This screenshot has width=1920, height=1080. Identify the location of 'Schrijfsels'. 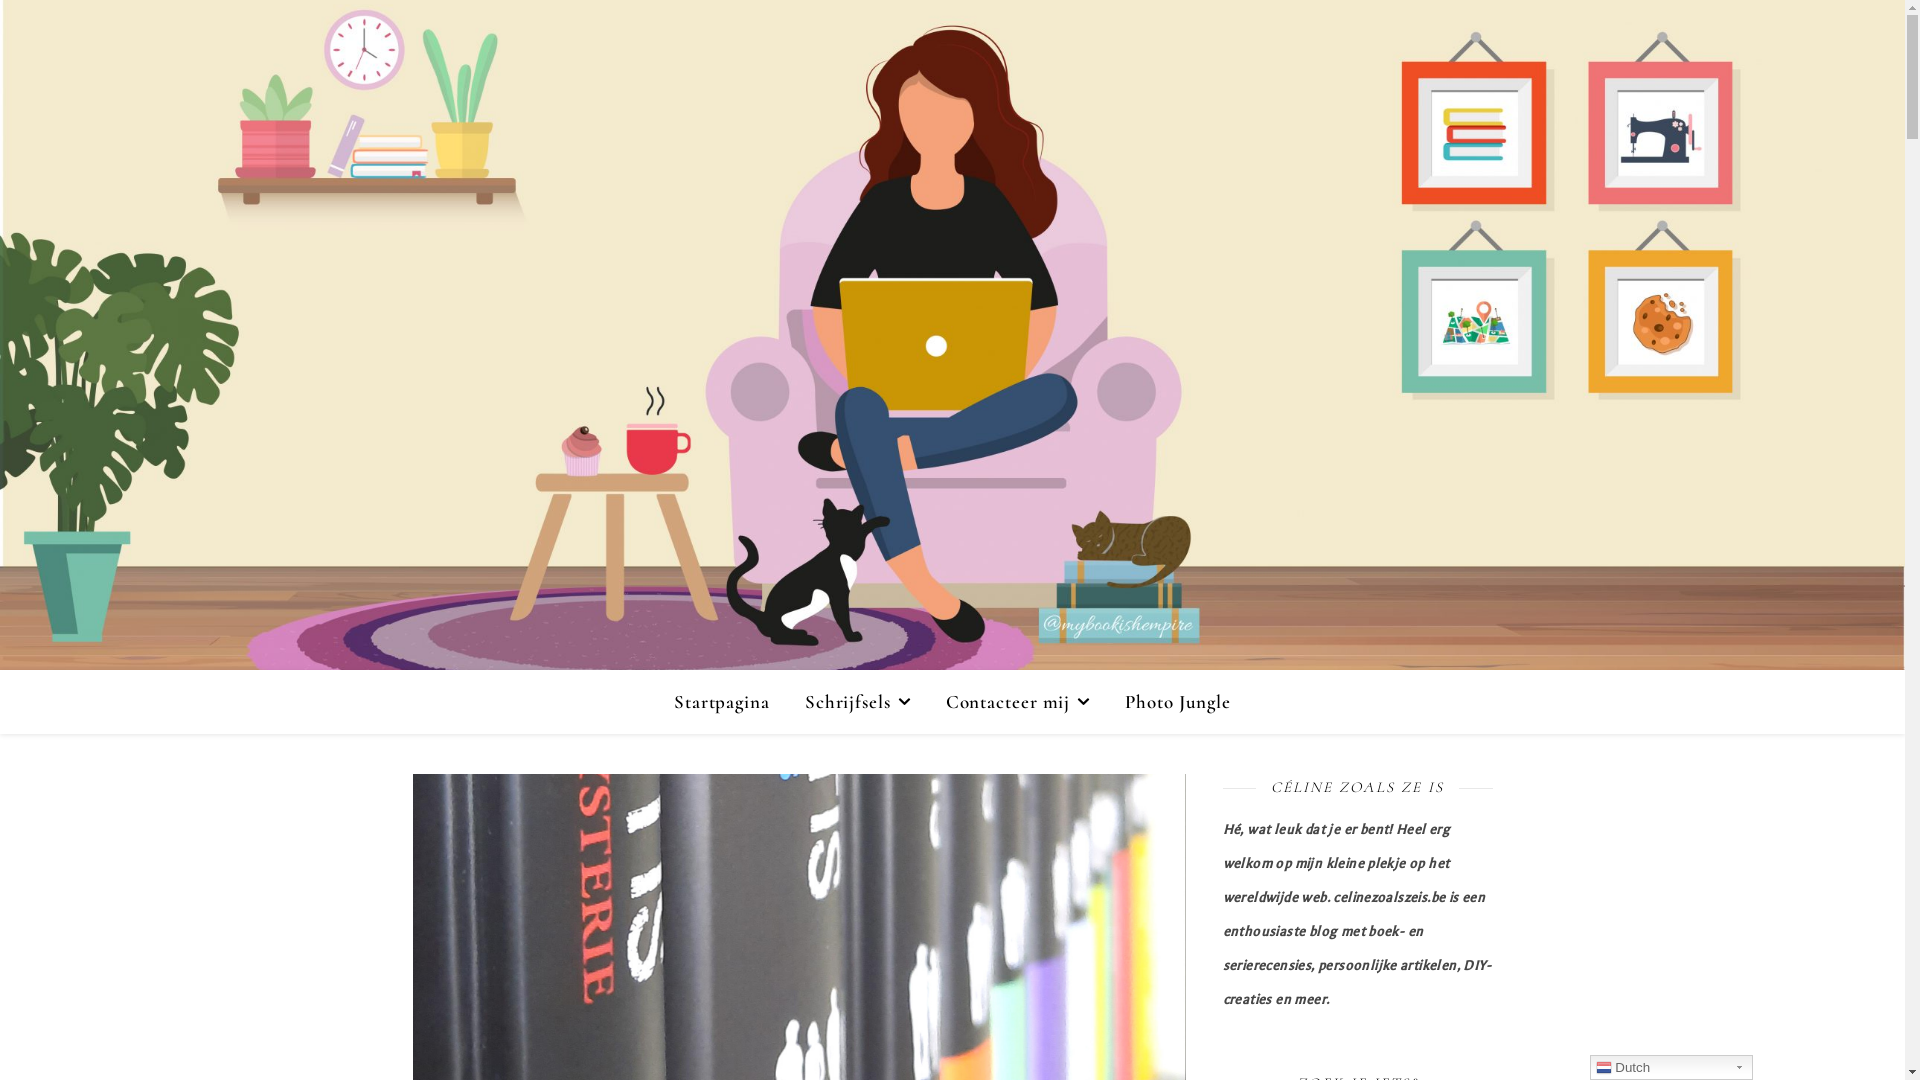
(858, 701).